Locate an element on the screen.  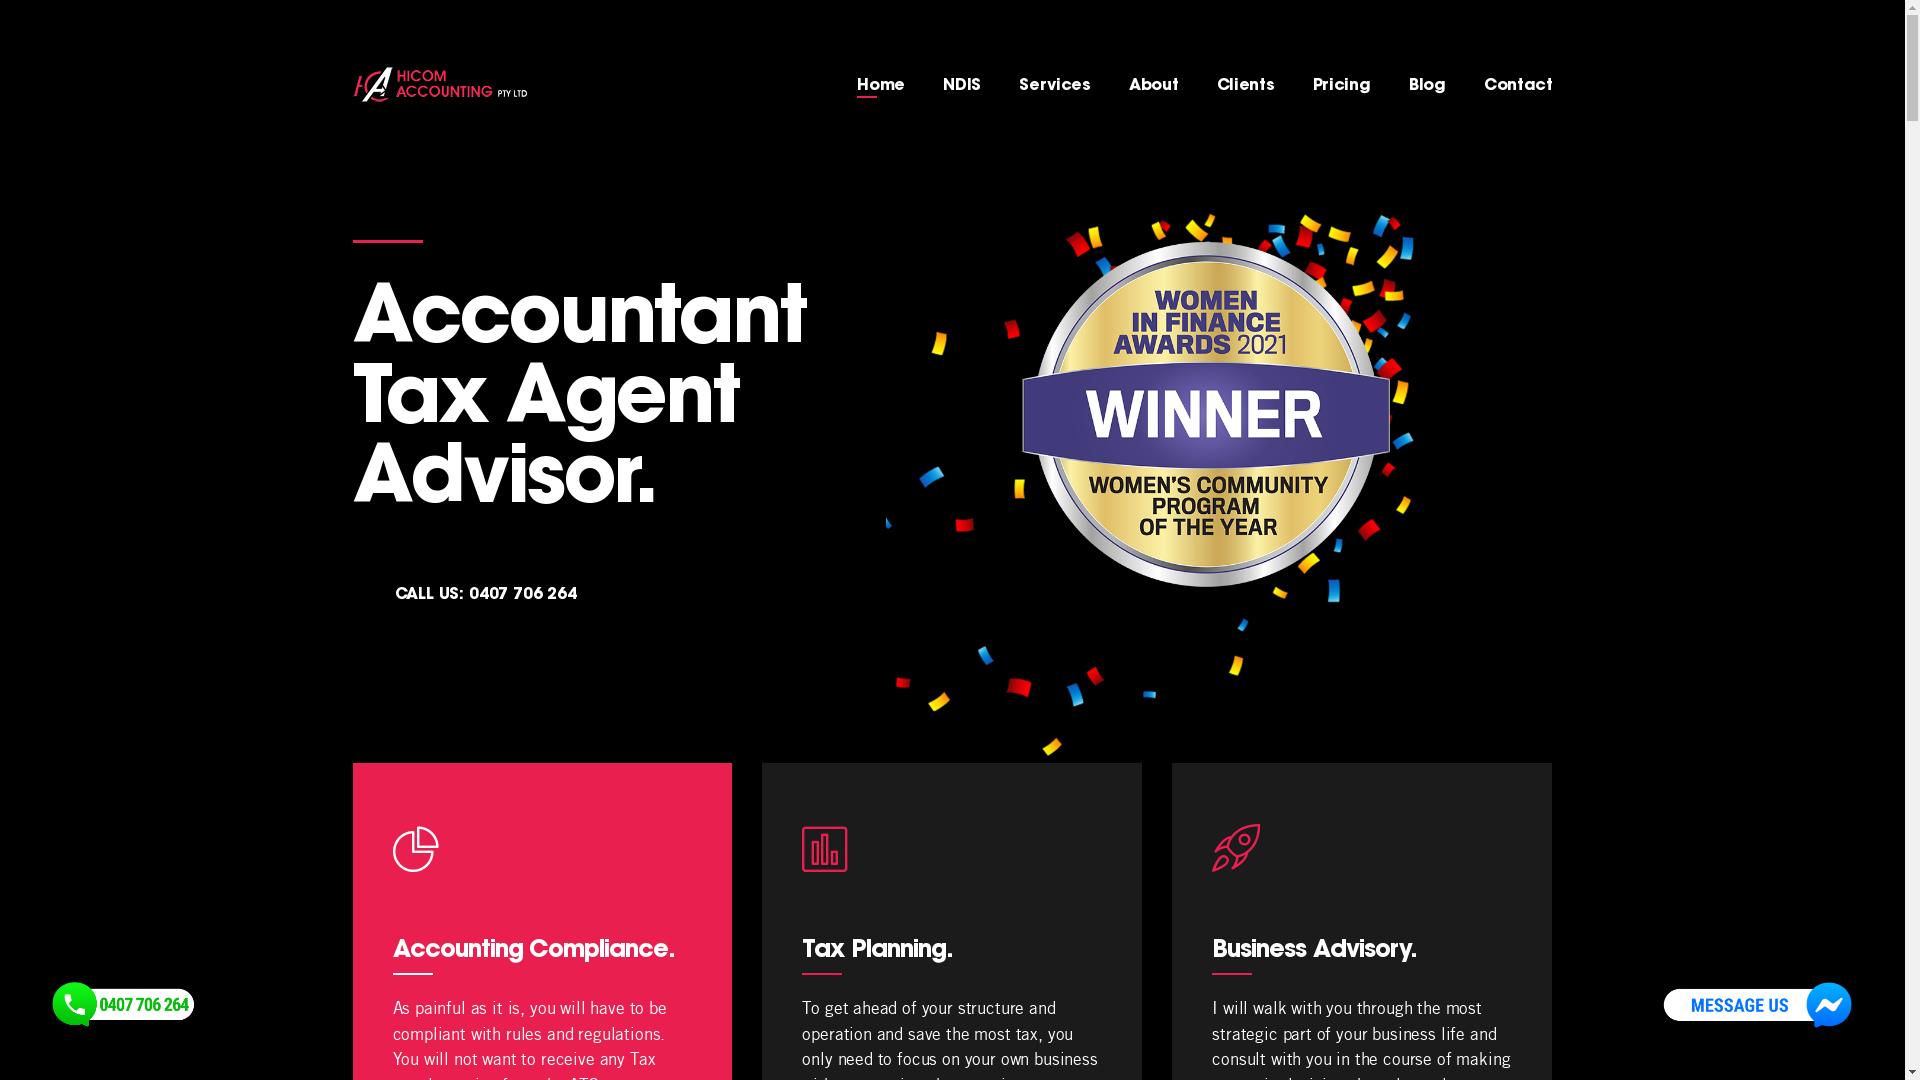
'Blog' is located at coordinates (1426, 84).